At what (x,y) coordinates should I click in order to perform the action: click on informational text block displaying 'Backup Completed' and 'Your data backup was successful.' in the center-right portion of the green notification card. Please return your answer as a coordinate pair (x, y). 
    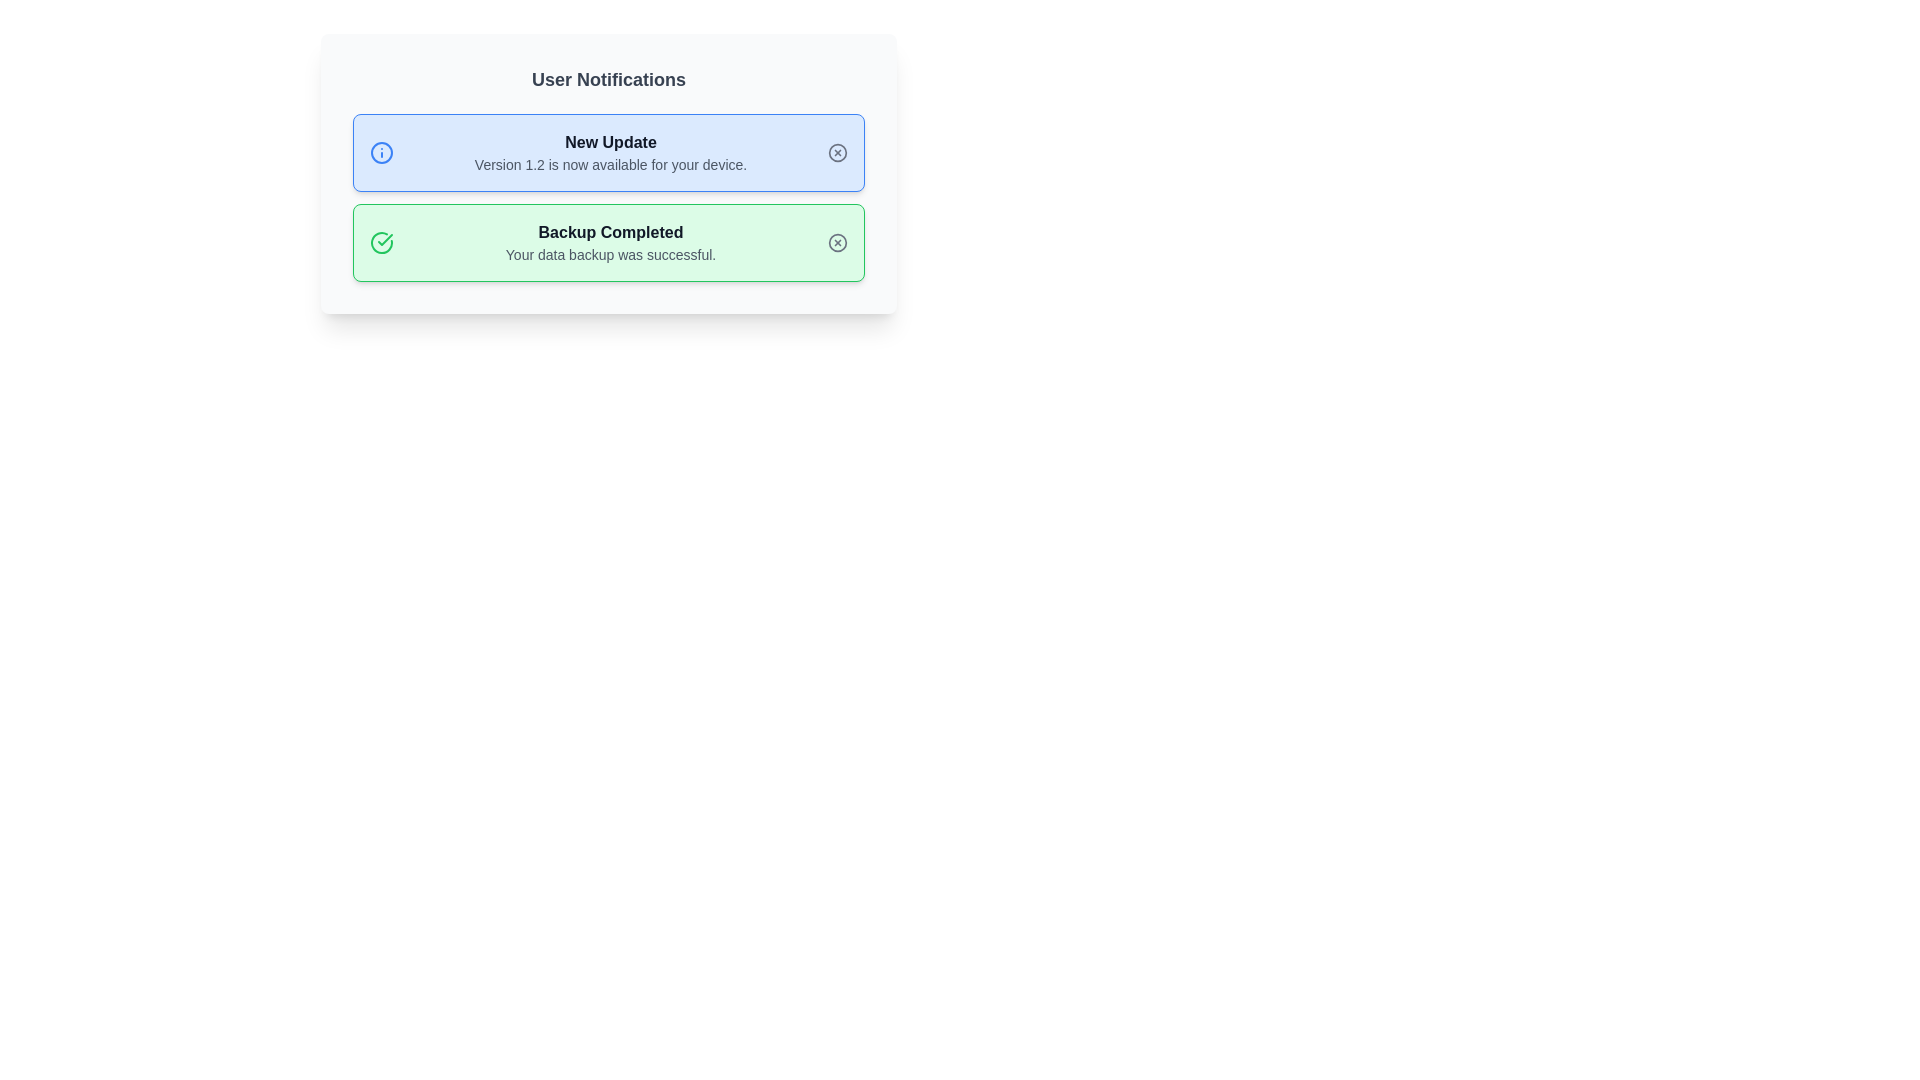
    Looking at the image, I should click on (609, 242).